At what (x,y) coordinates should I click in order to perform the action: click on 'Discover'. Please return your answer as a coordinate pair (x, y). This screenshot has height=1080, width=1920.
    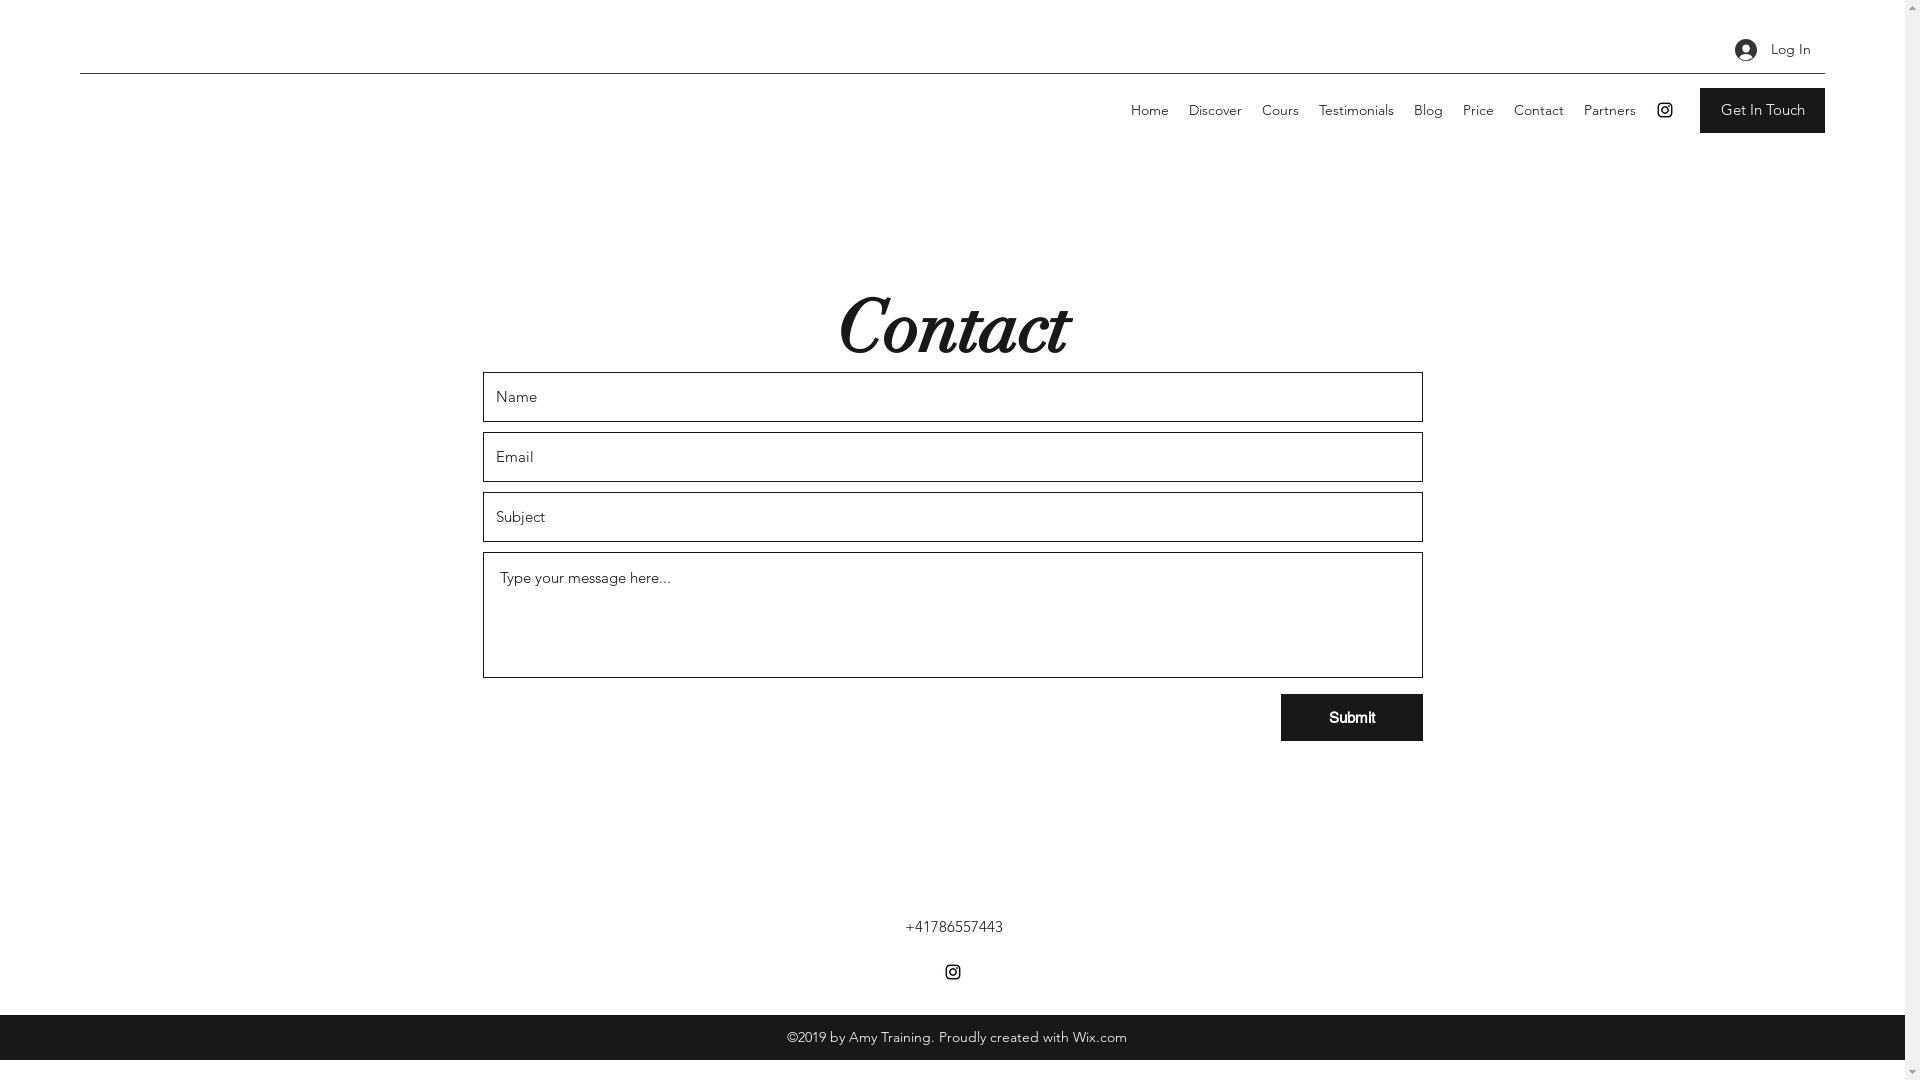
    Looking at the image, I should click on (1214, 110).